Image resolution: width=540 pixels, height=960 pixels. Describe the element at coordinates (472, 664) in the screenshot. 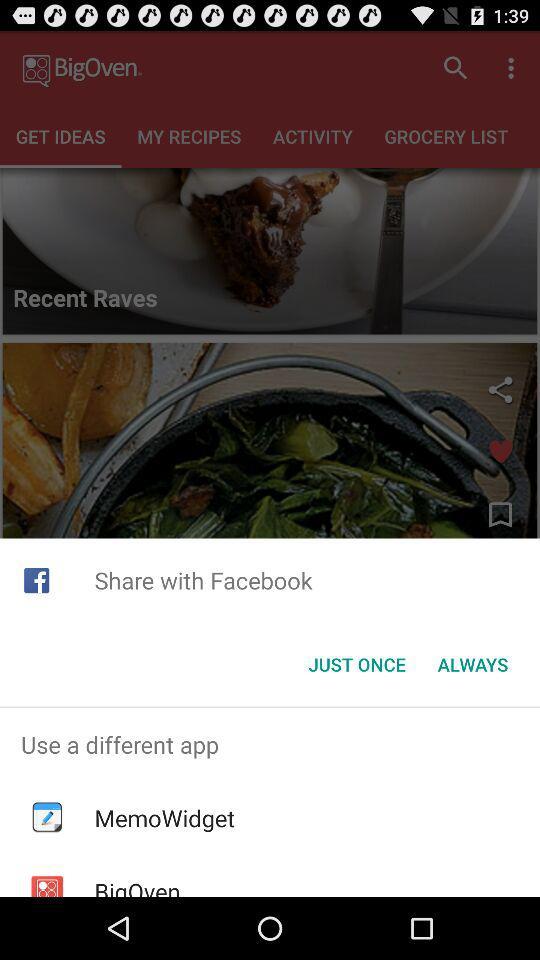

I see `item at the bottom right corner` at that location.